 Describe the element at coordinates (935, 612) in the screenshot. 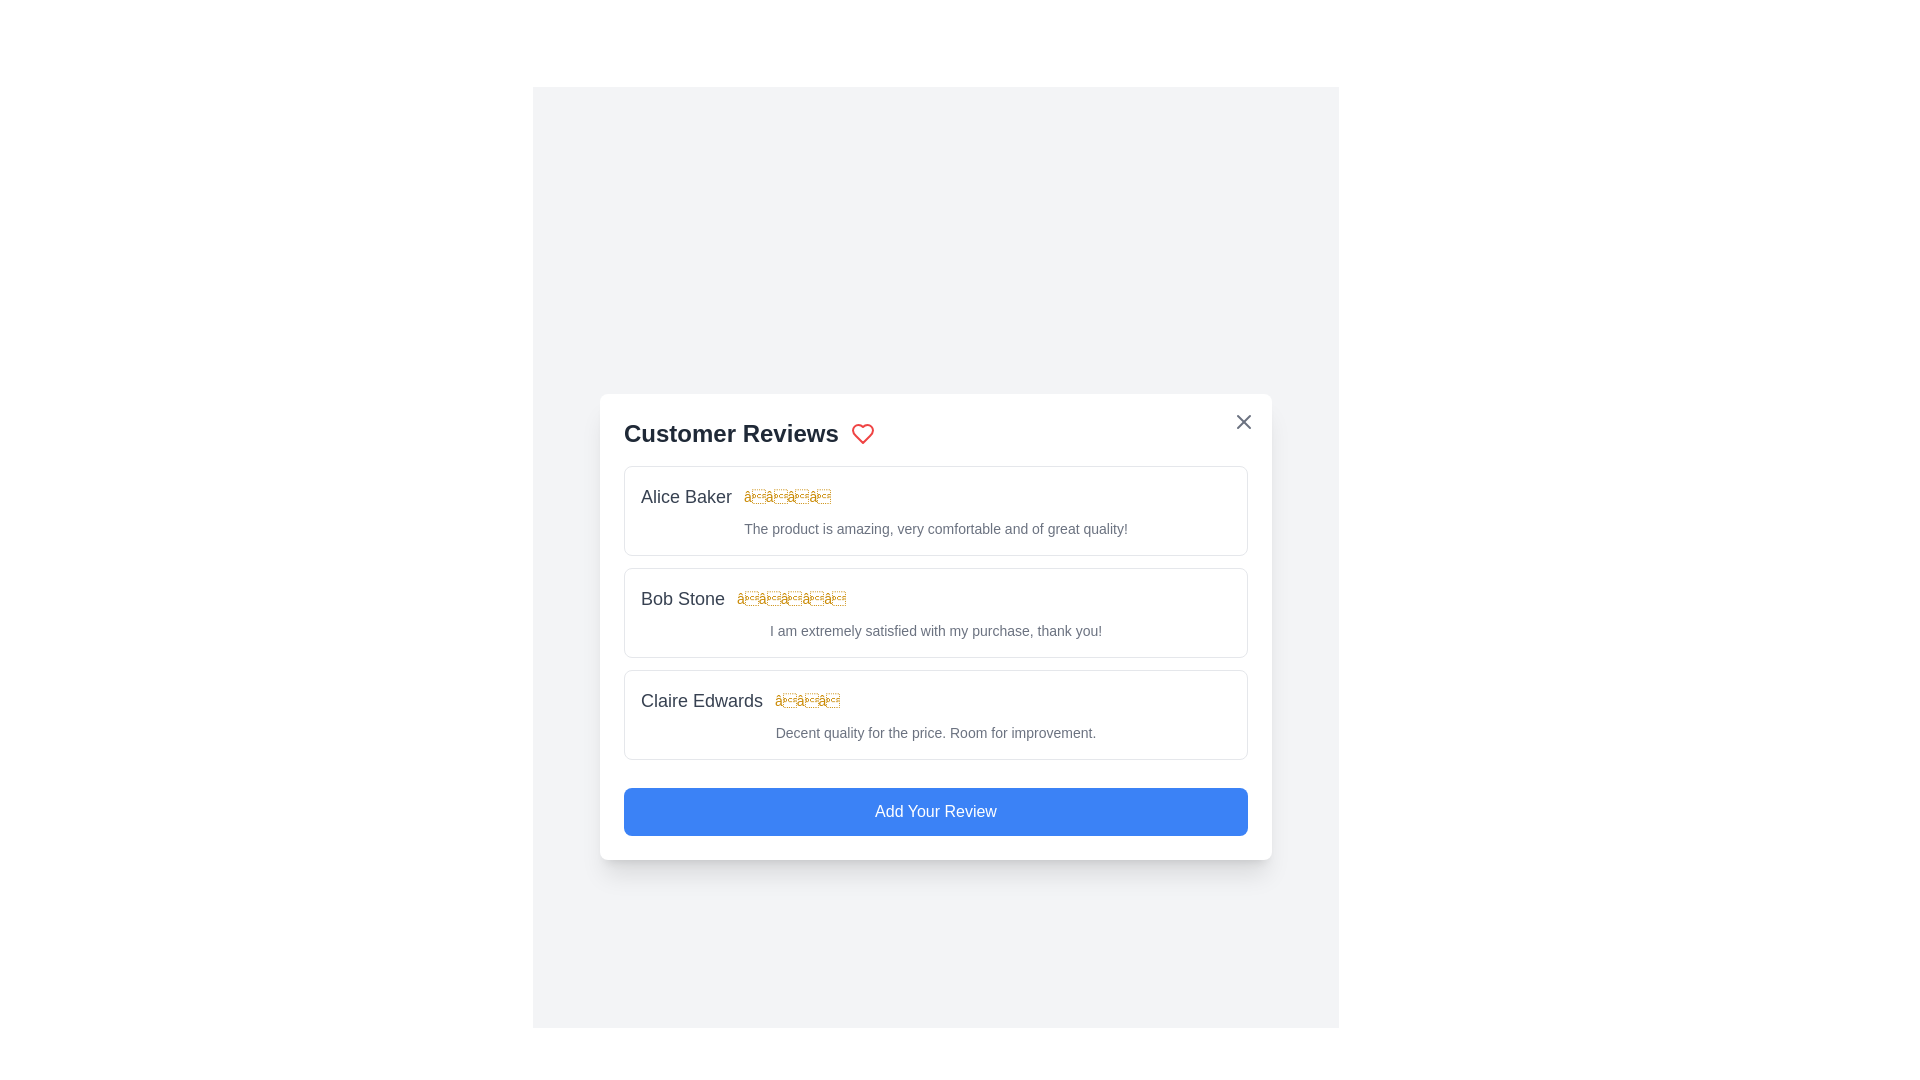

I see `the review of Bob Stone to observe any changes` at that location.